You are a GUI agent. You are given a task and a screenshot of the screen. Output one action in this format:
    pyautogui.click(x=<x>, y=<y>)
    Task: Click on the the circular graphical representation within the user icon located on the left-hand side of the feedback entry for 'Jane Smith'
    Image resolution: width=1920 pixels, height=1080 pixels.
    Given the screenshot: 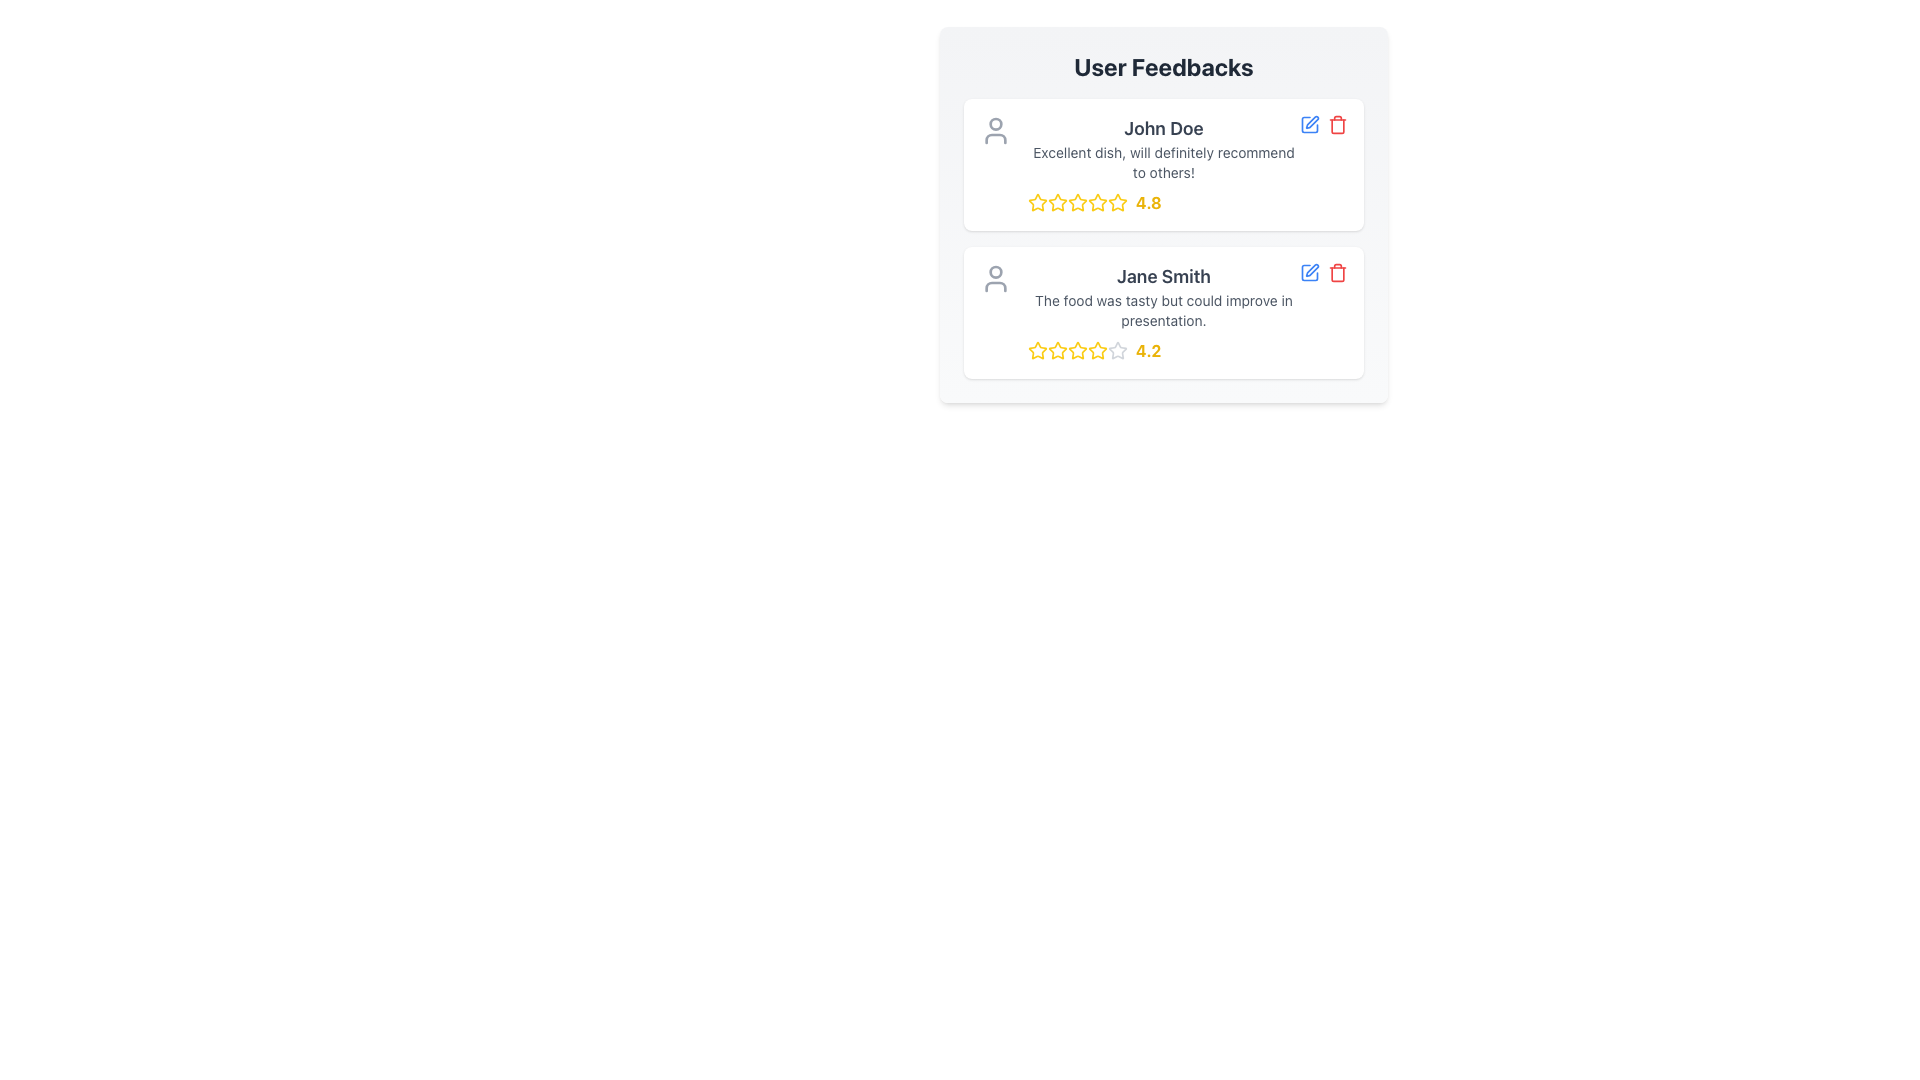 What is the action you would take?
    pyautogui.click(x=996, y=272)
    